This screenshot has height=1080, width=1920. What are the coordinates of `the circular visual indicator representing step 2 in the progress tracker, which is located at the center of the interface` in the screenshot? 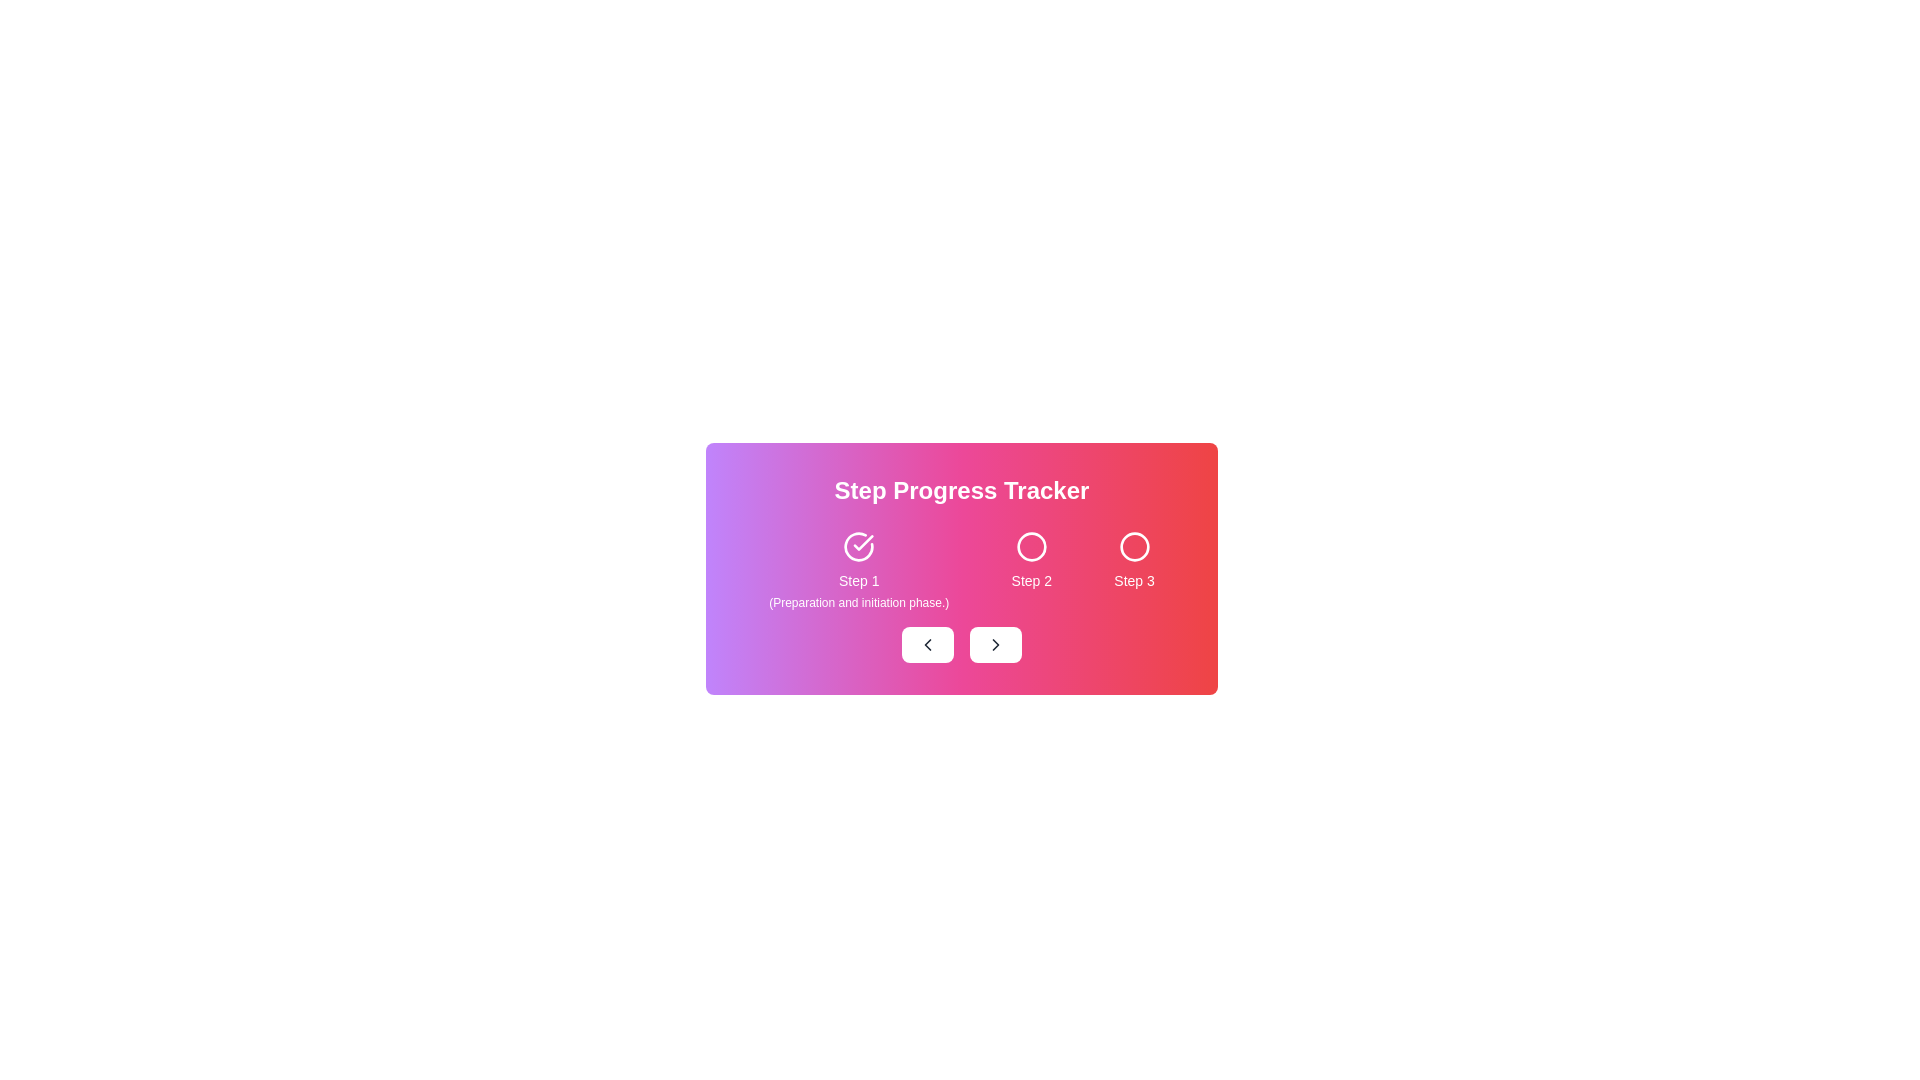 It's located at (1031, 547).